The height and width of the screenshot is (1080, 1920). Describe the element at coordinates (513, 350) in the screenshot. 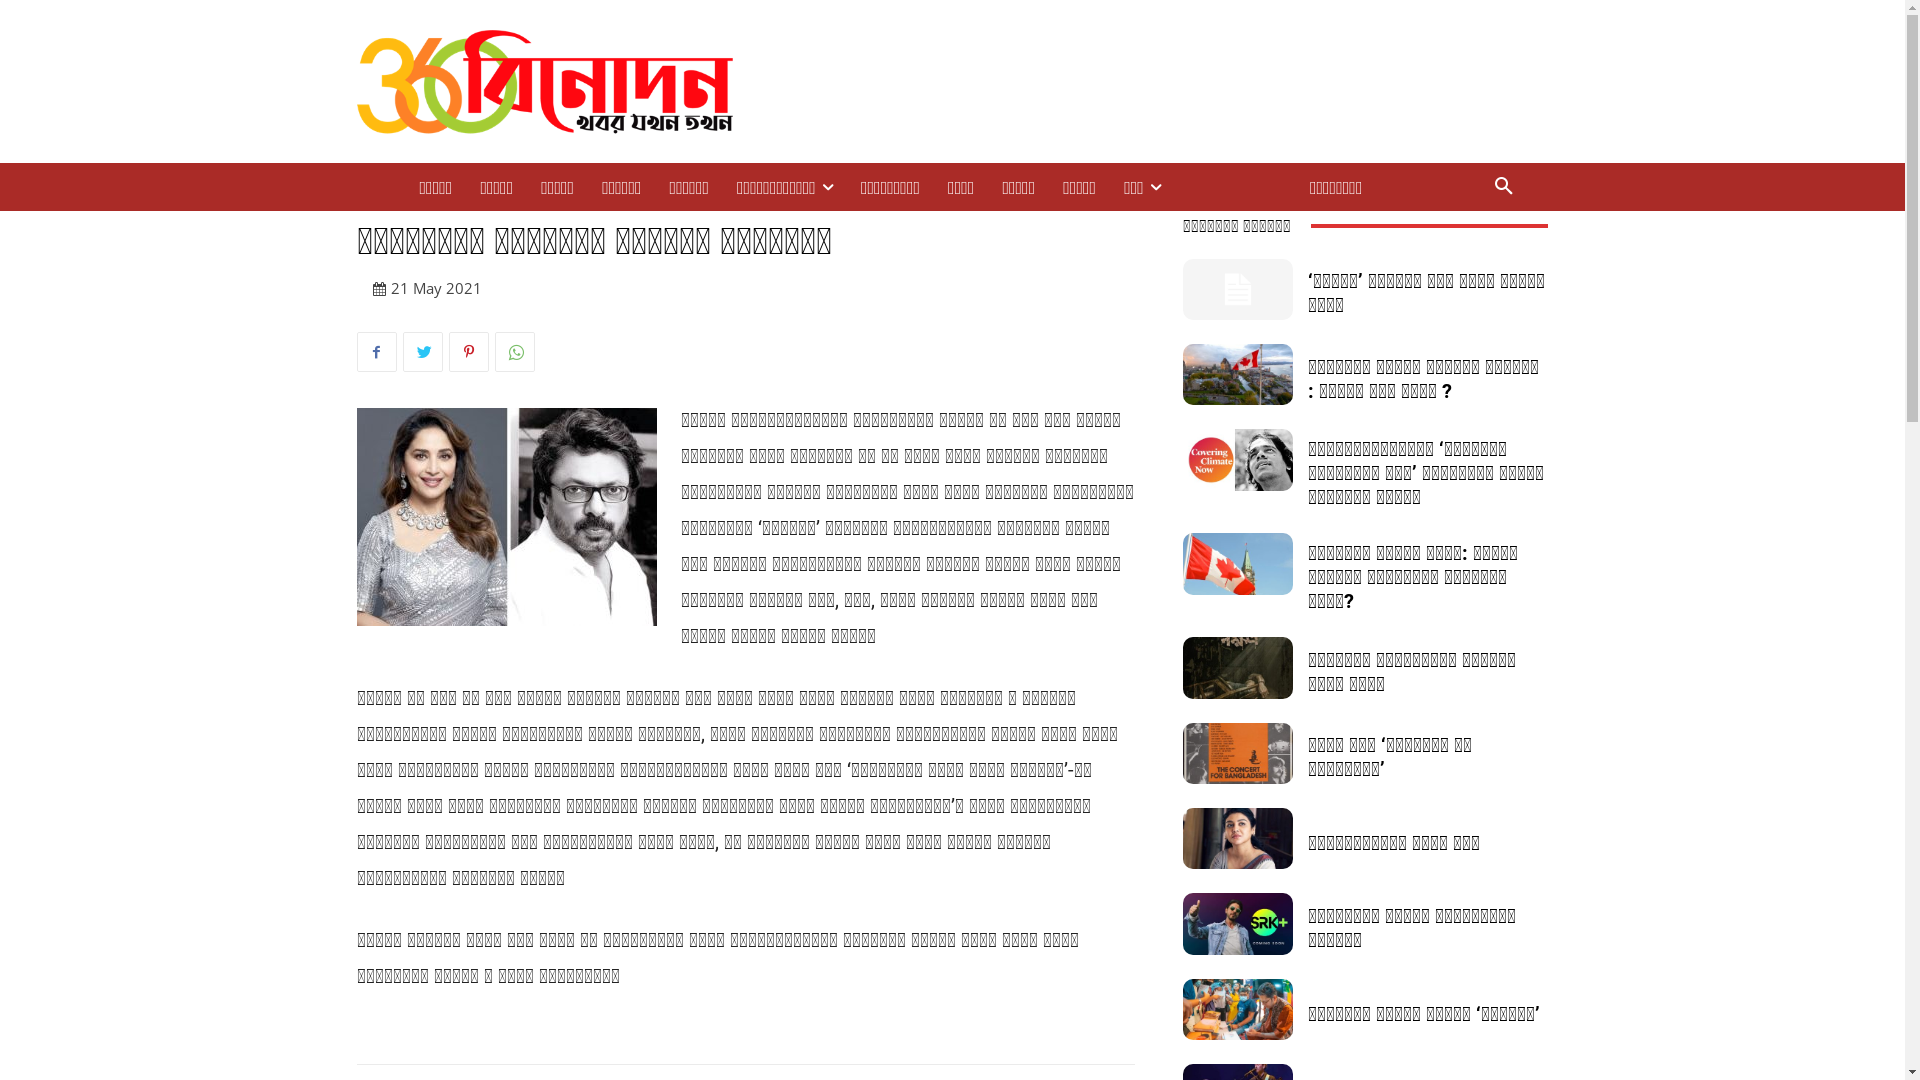

I see `'WhatsApp'` at that location.